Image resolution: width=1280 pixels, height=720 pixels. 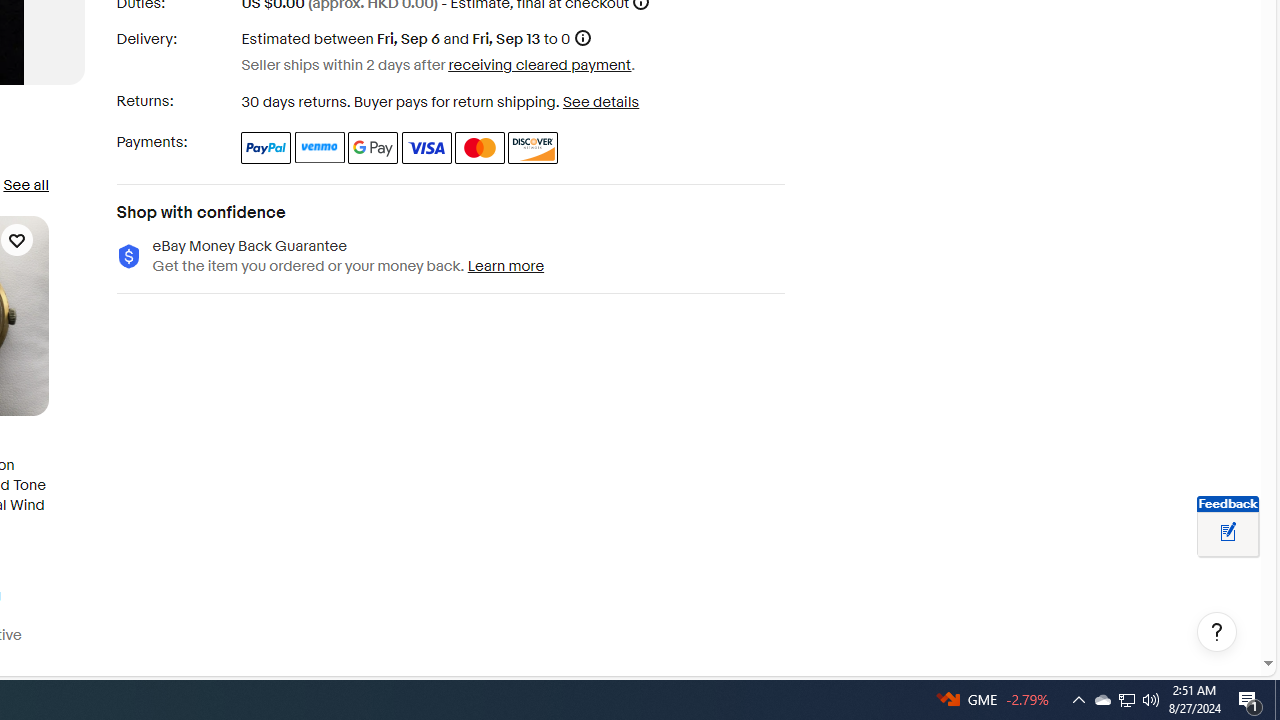 I want to click on 'Visa', so click(x=425, y=146).